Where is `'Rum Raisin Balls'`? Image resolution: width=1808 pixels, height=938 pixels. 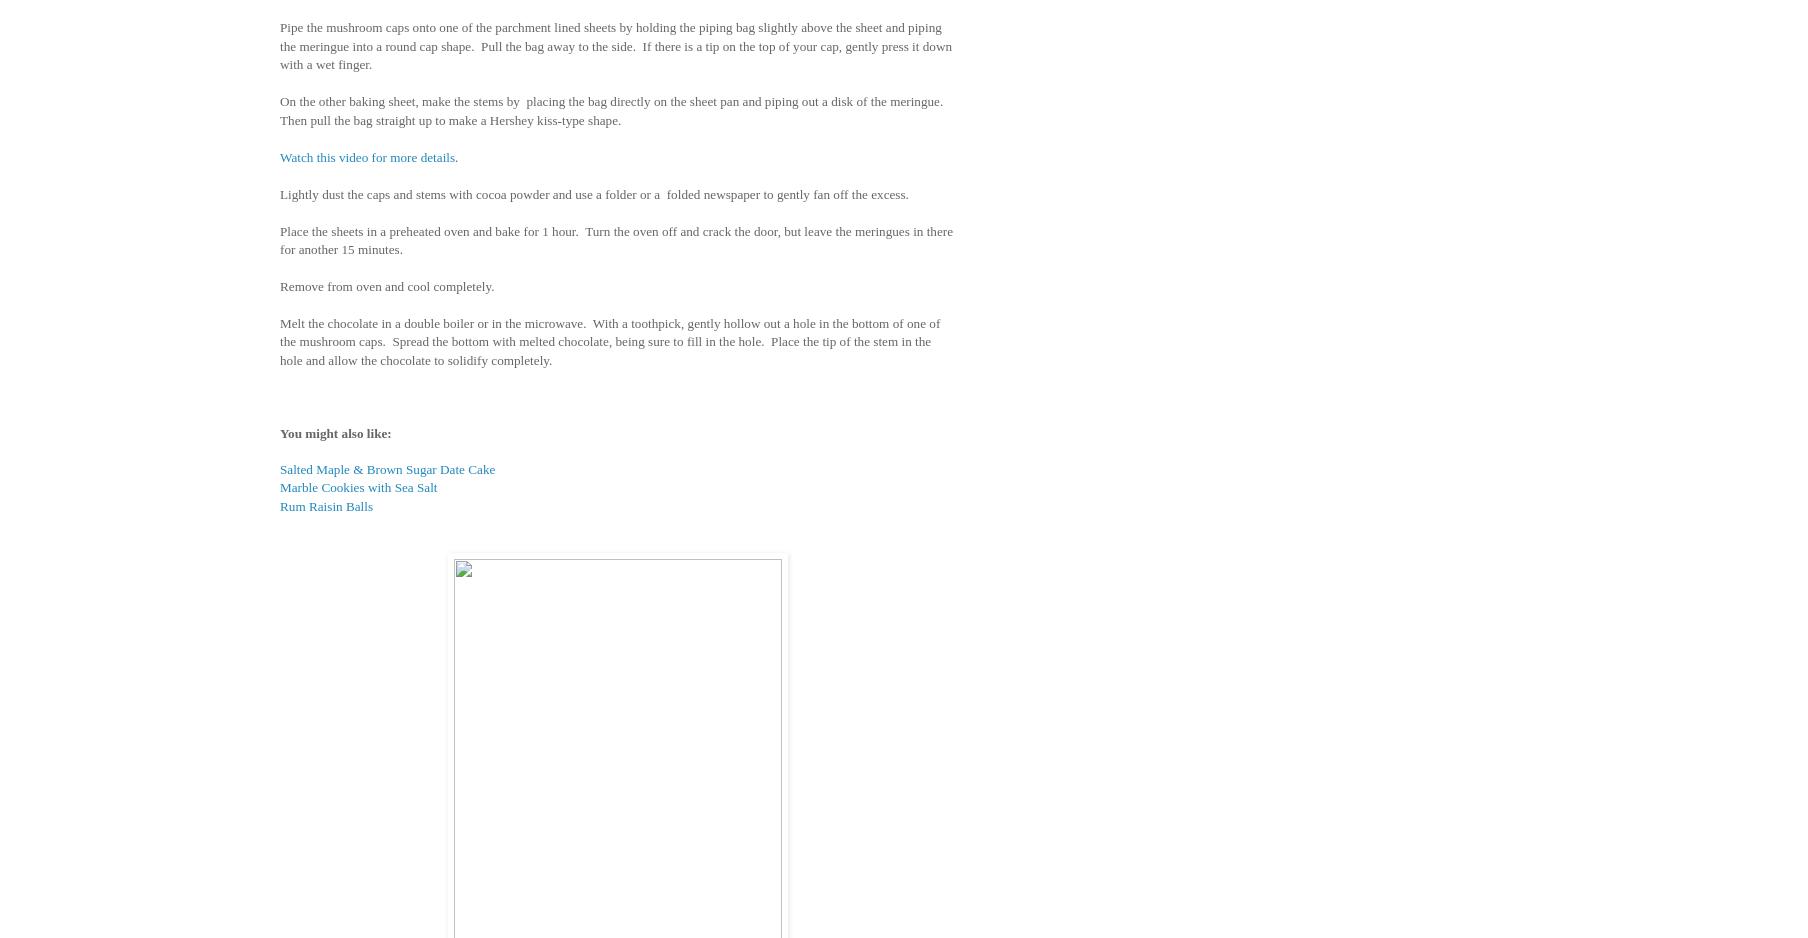 'Rum Raisin Balls' is located at coordinates (326, 504).